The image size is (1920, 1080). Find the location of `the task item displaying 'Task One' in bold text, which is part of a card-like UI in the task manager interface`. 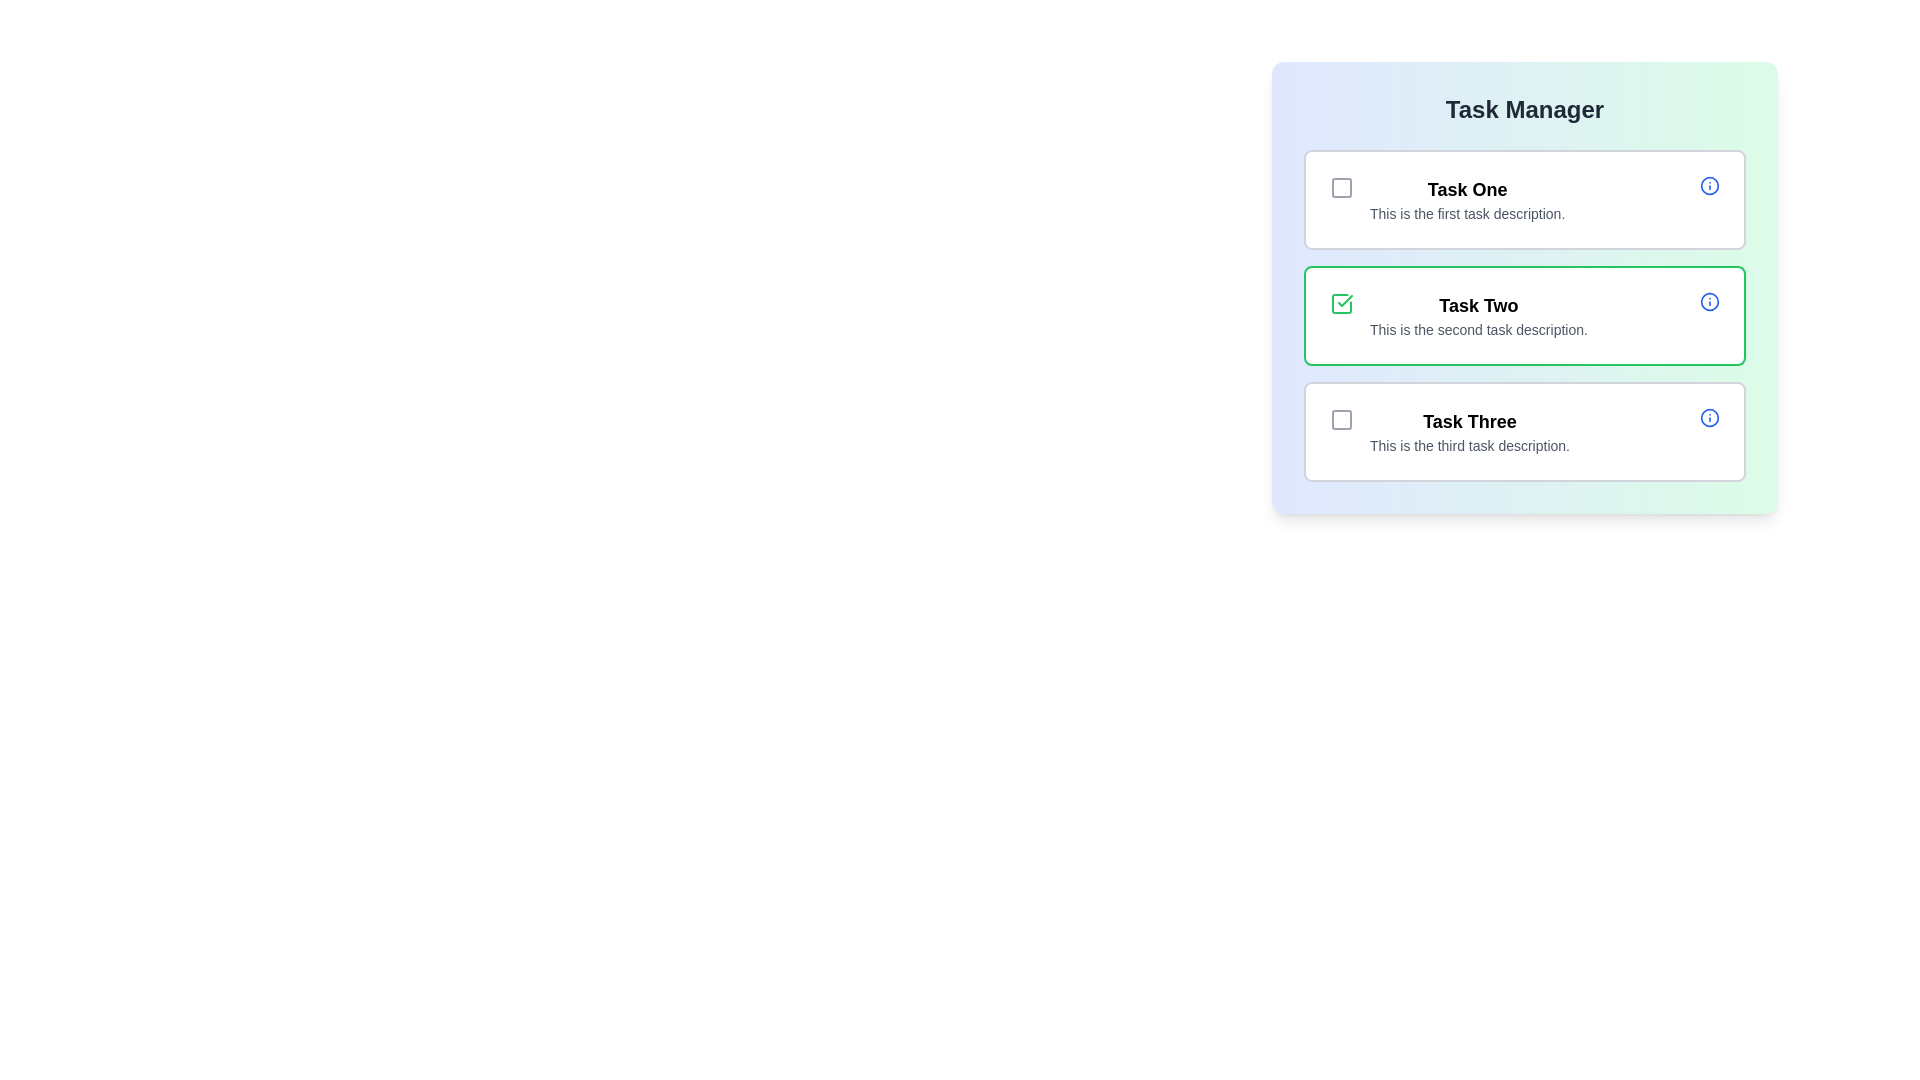

the task item displaying 'Task One' in bold text, which is part of a card-like UI in the task manager interface is located at coordinates (1467, 200).